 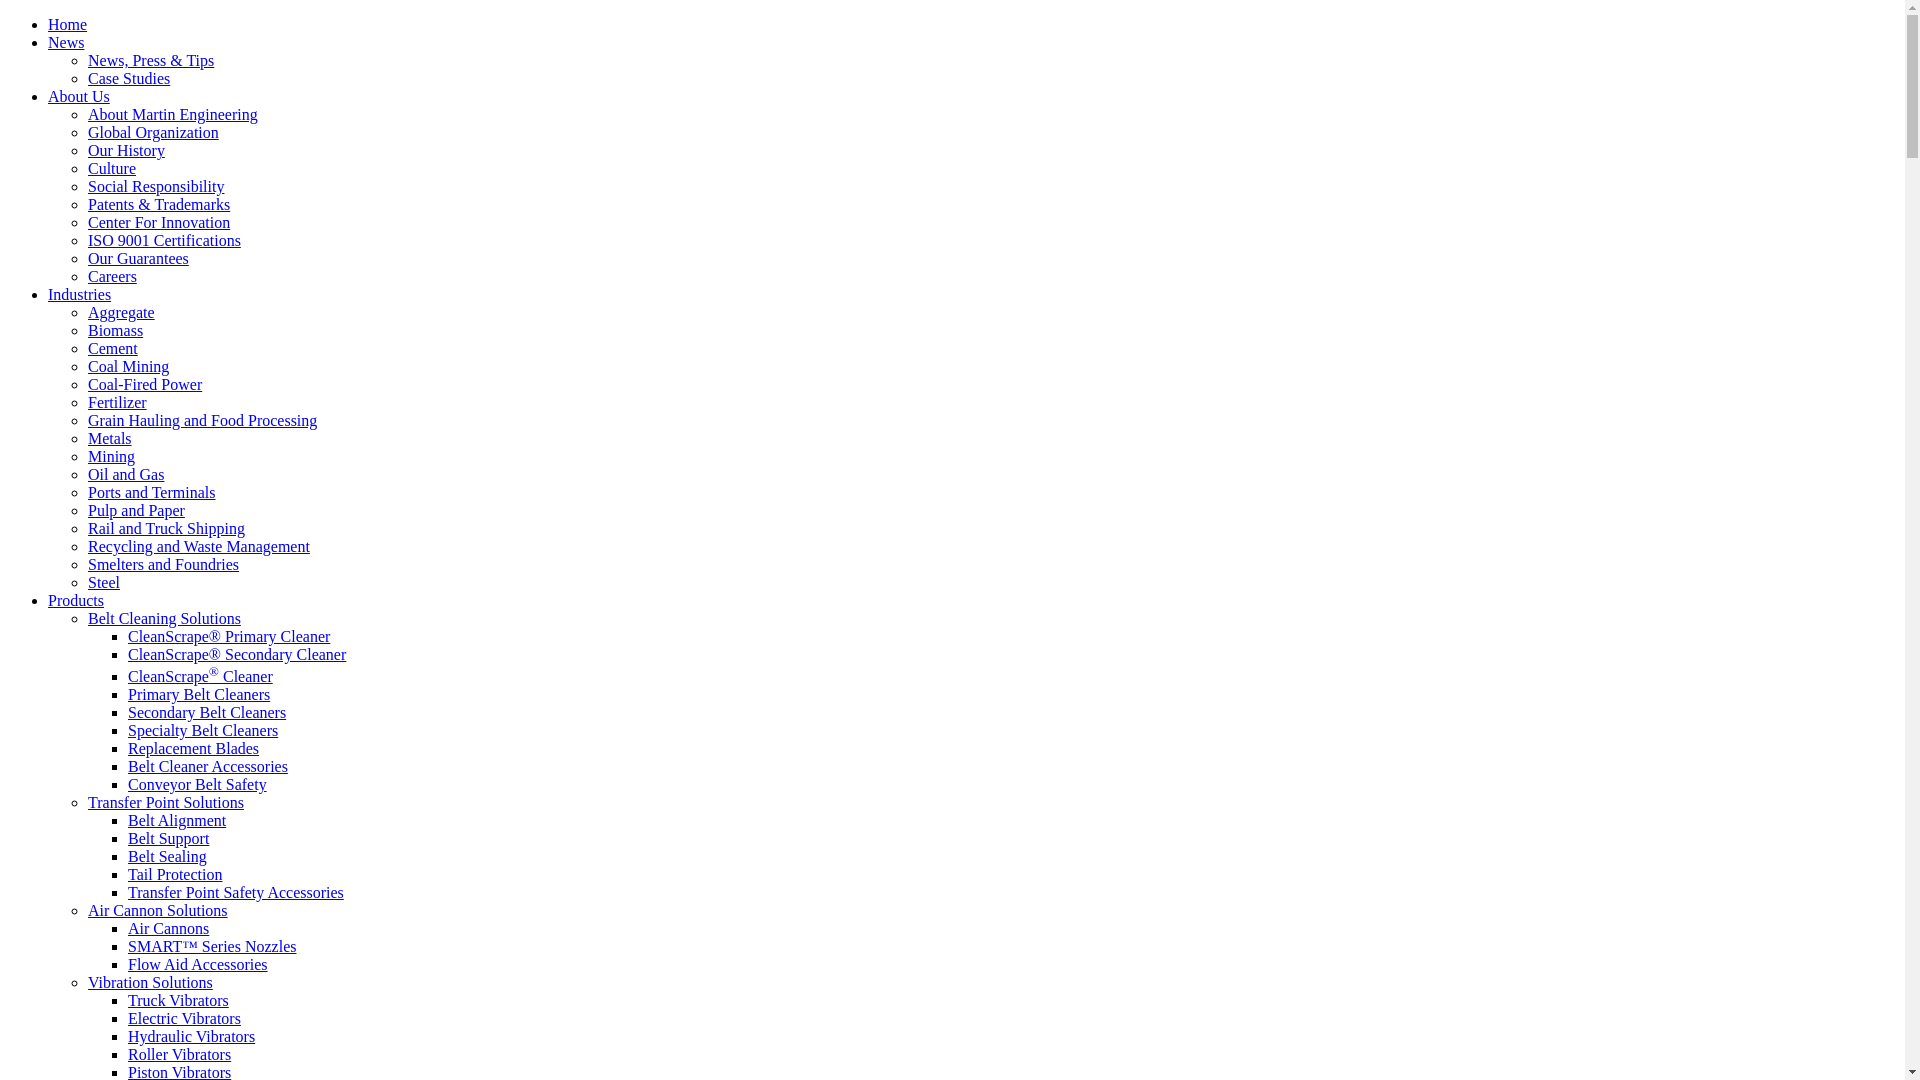 What do you see at coordinates (168, 928) in the screenshot?
I see `'Air Cannons'` at bounding box center [168, 928].